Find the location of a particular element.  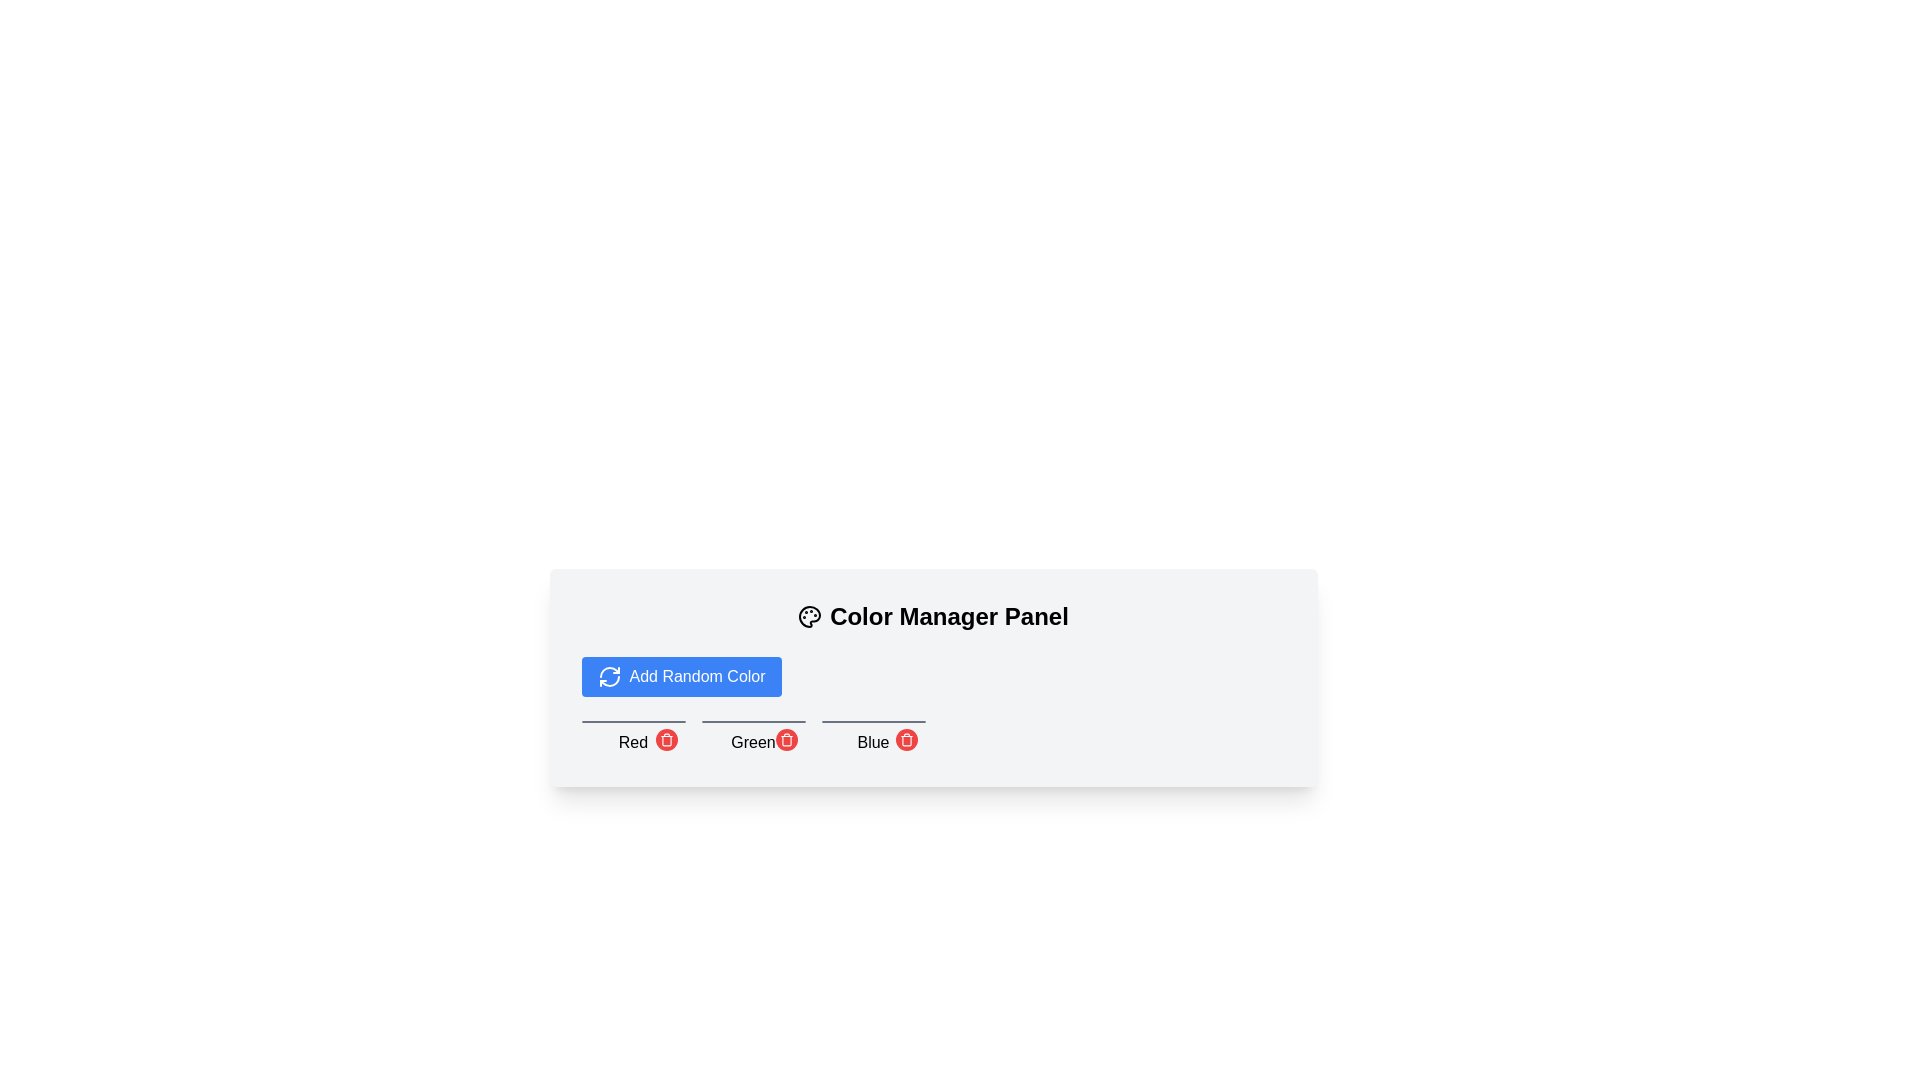

the circular red button with a white trash can icon located at the top-right corner of the 'Green' color section in the color manager panel is located at coordinates (785, 740).